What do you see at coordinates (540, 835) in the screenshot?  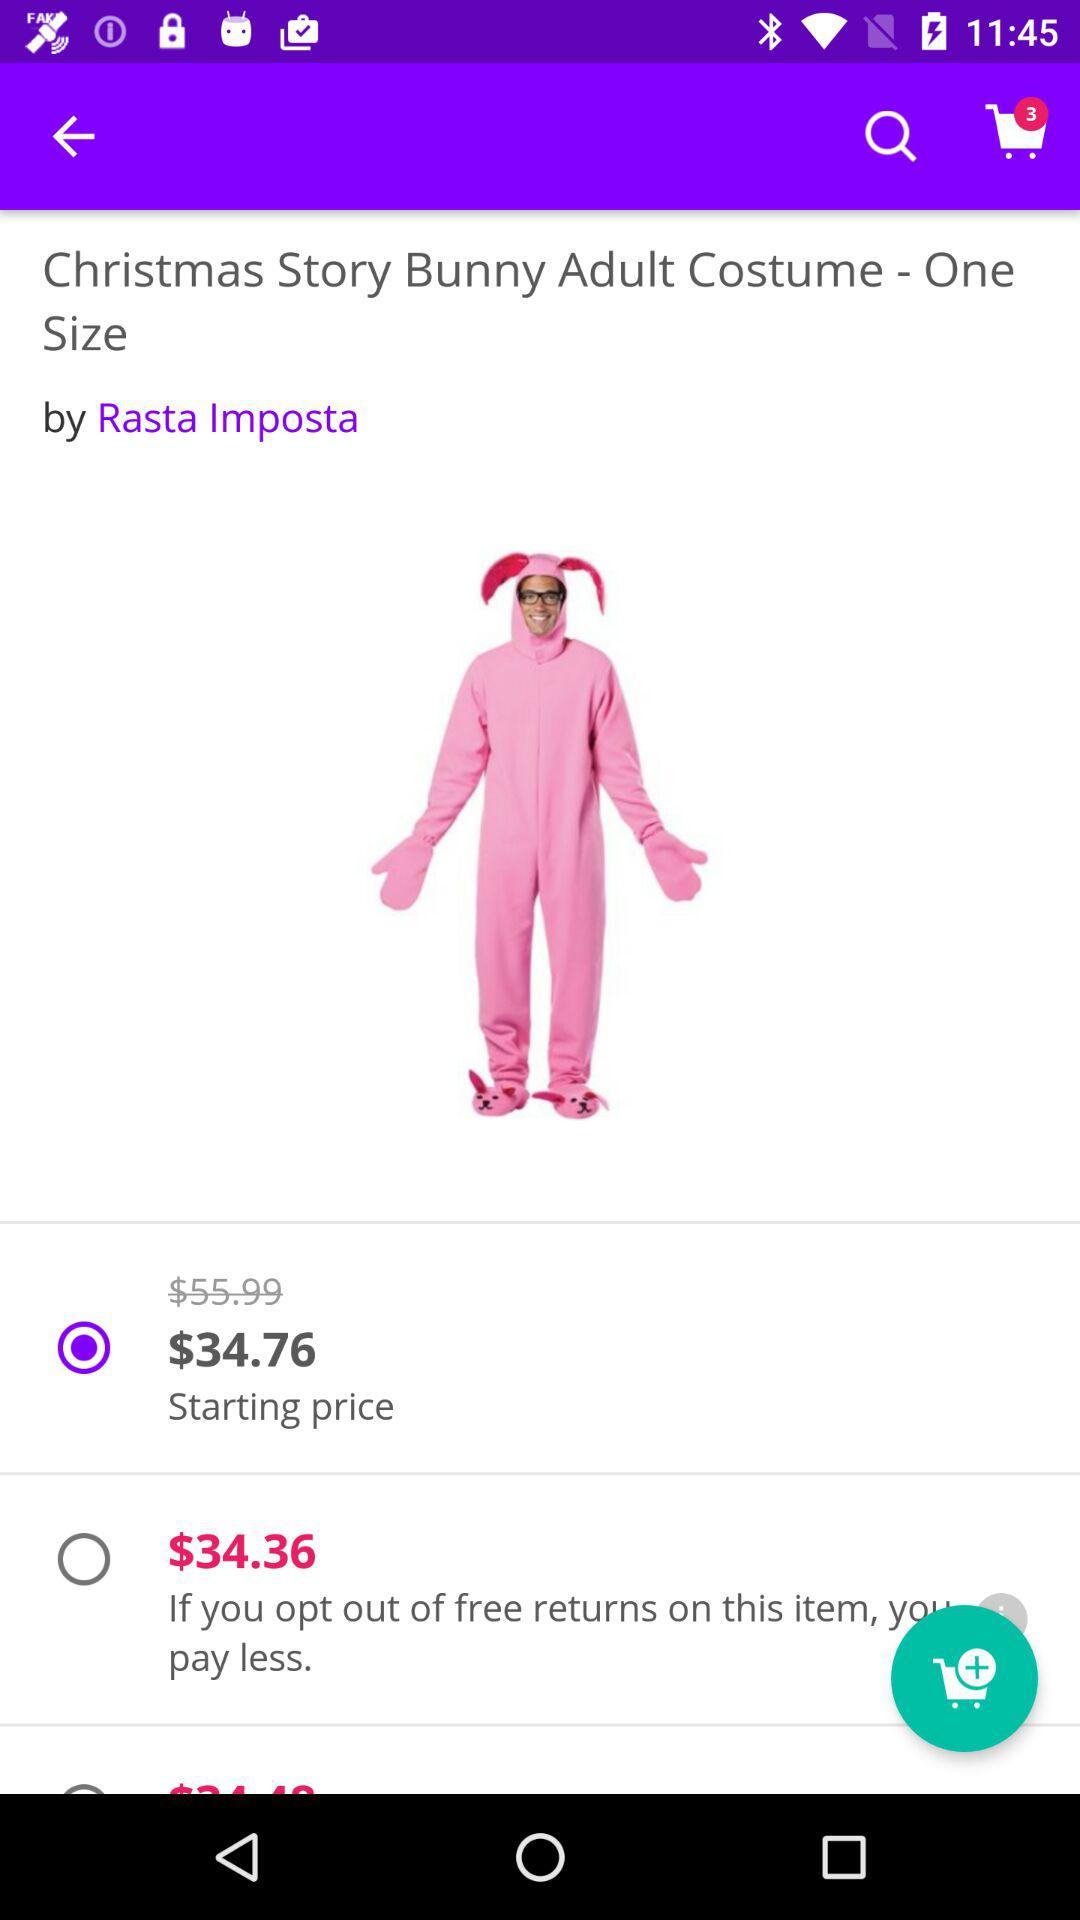 I see `item below the by rasta imposta` at bounding box center [540, 835].